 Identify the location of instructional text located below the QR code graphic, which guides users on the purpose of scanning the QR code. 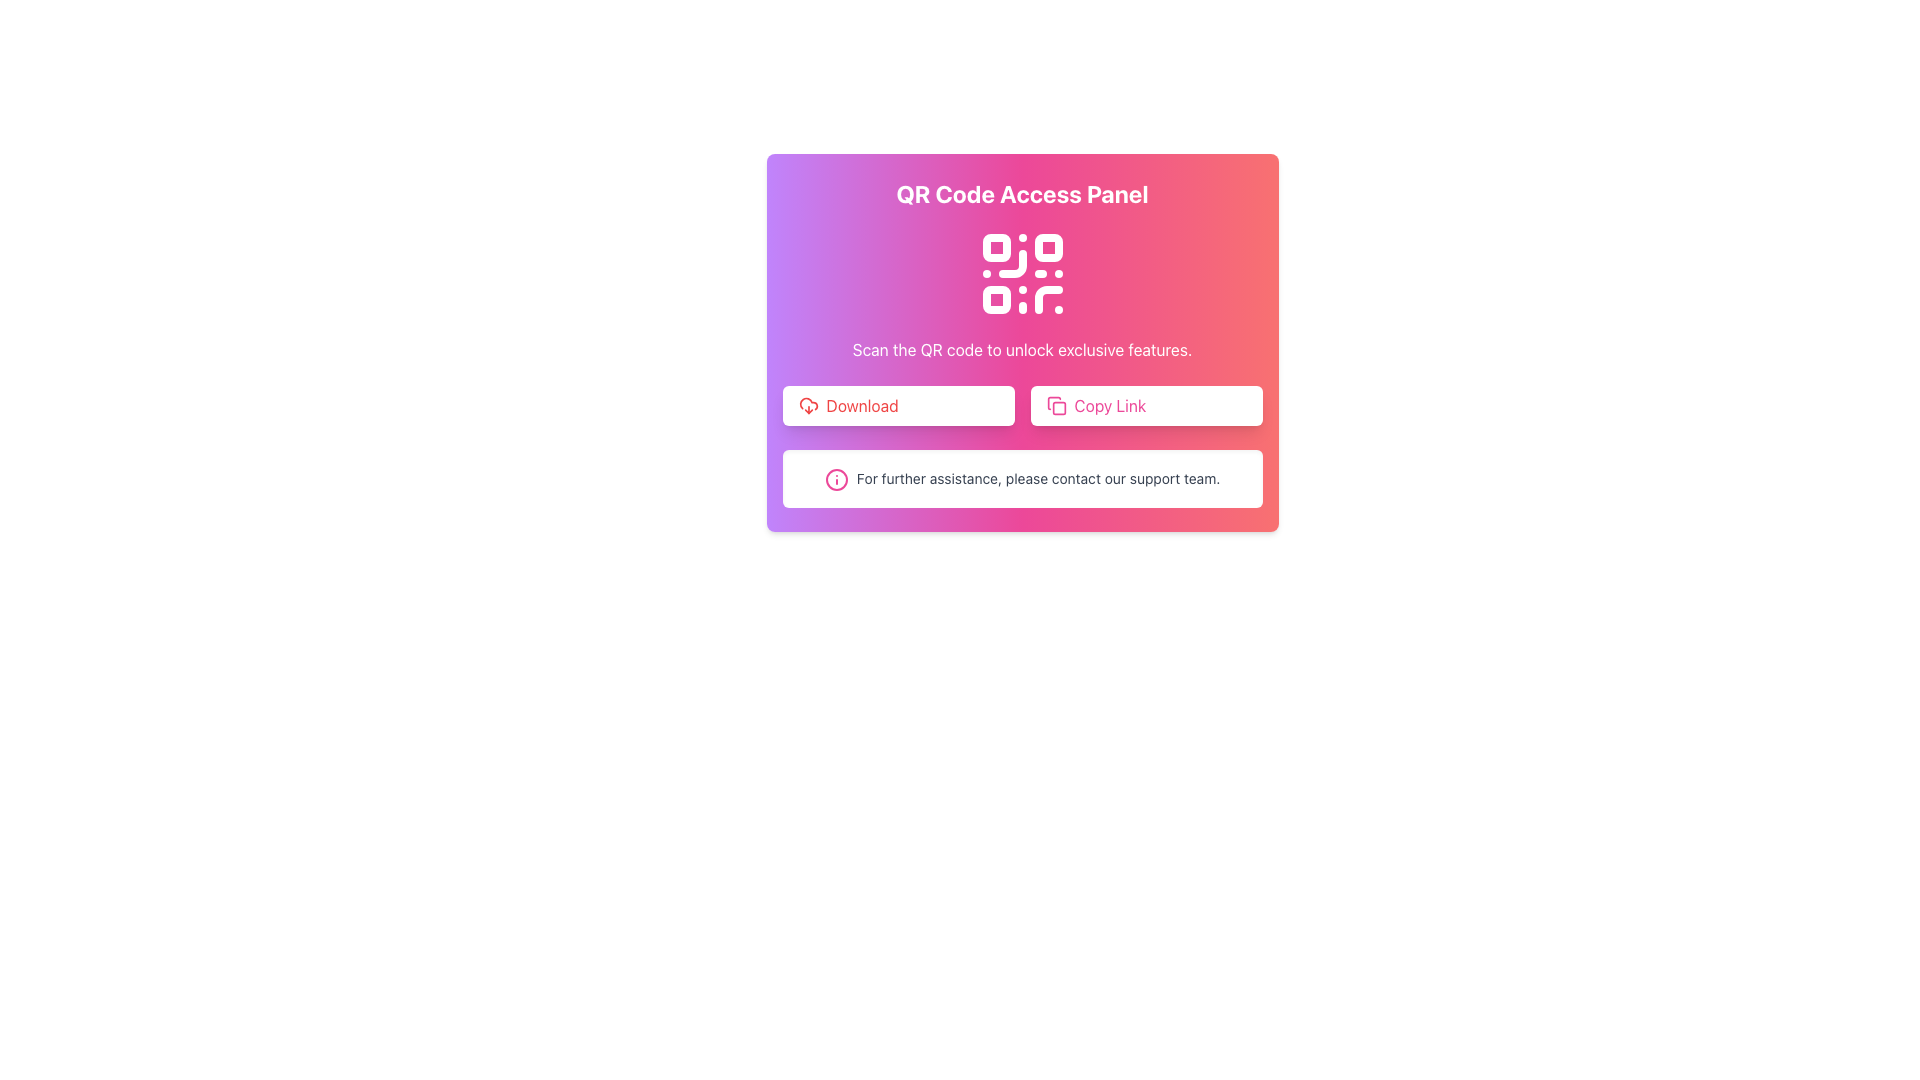
(1022, 349).